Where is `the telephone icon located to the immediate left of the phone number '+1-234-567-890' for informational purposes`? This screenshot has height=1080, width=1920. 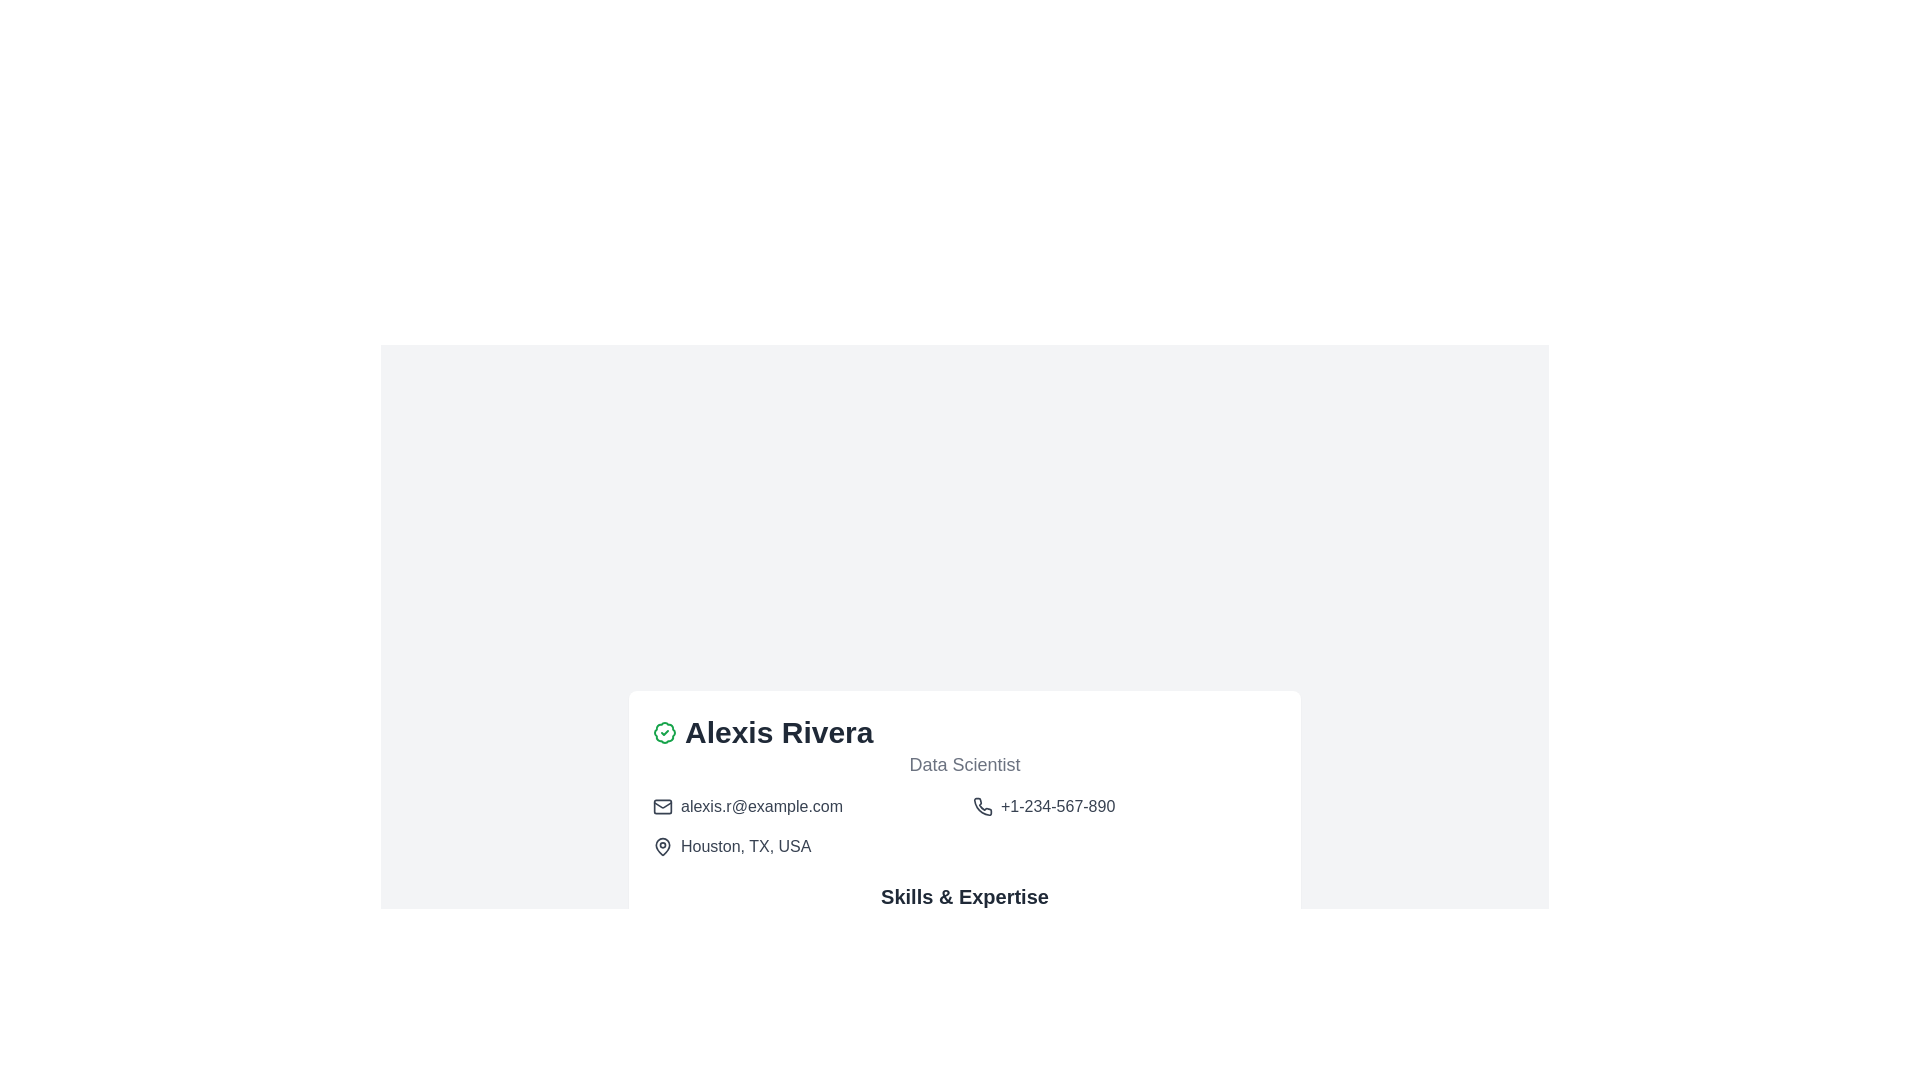
the telephone icon located to the immediate left of the phone number '+1-234-567-890' for informational purposes is located at coordinates (983, 805).